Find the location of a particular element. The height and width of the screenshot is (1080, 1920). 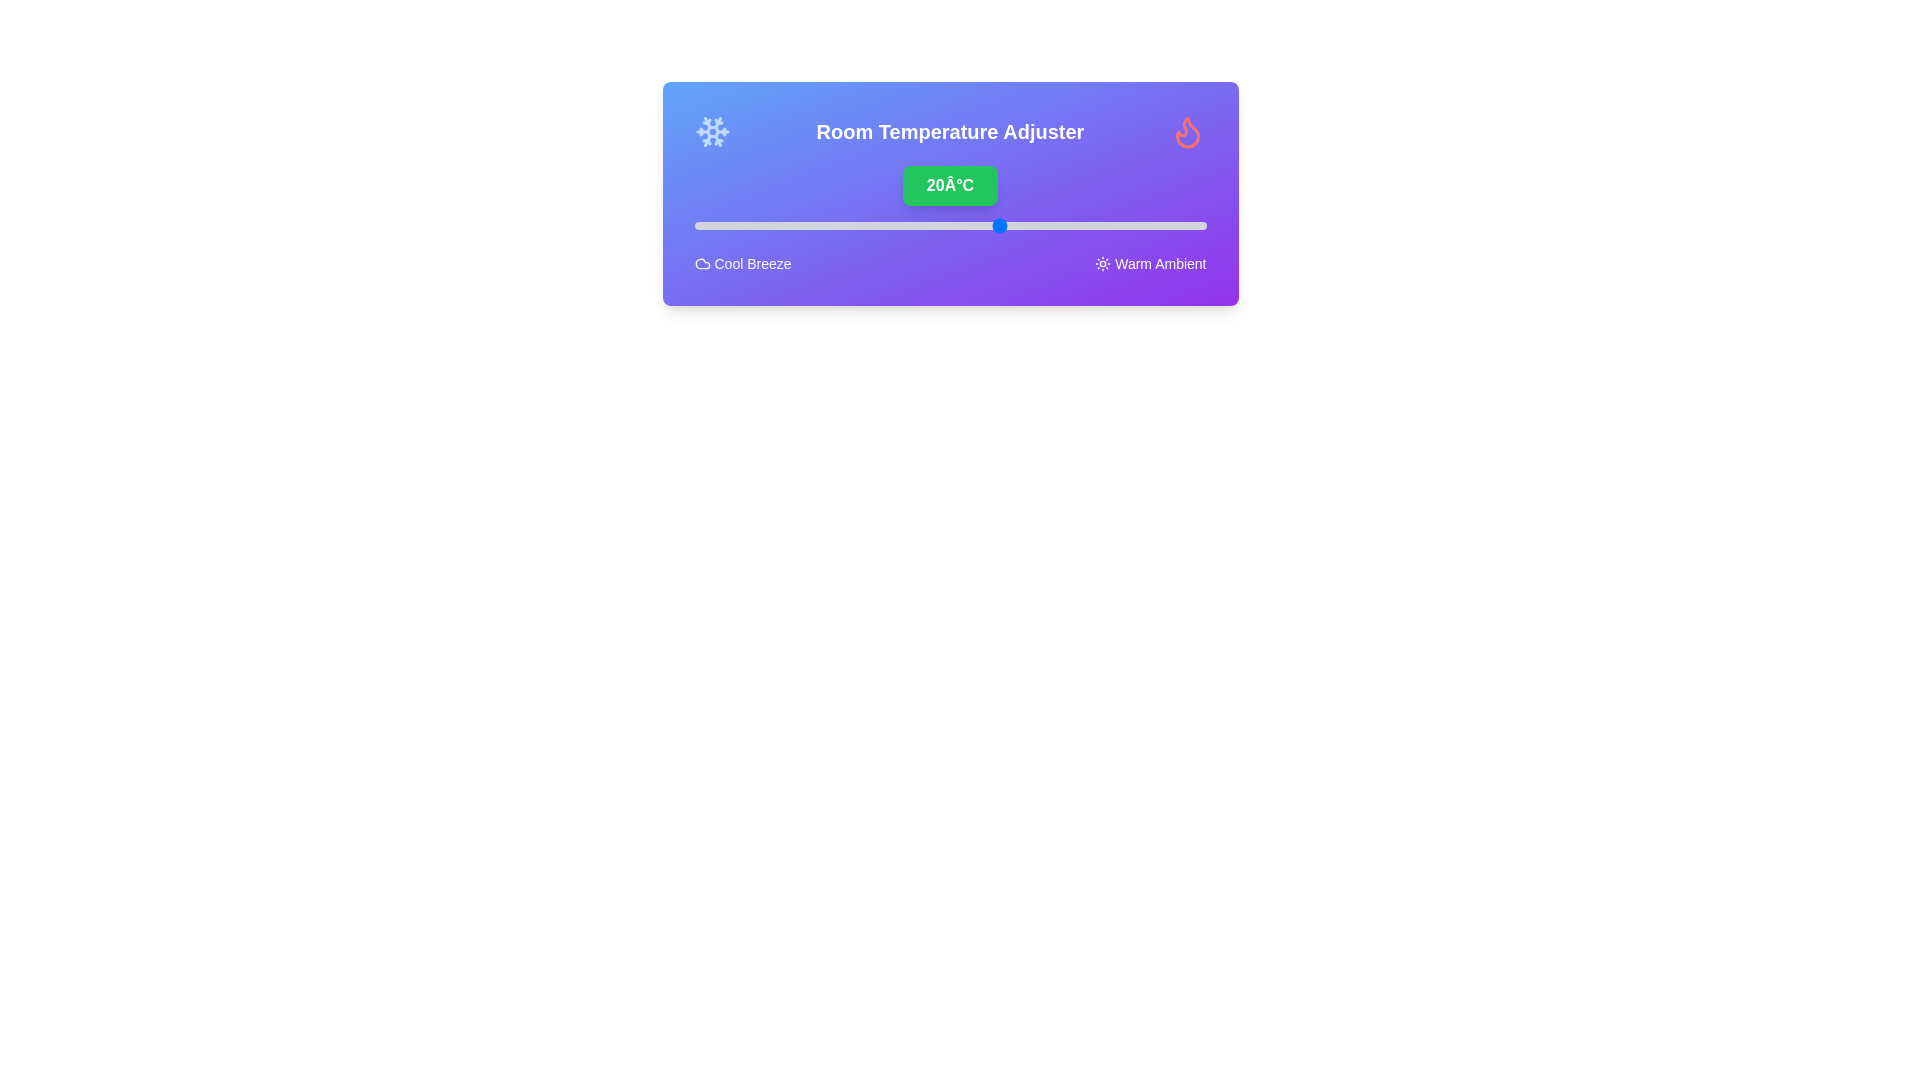

the displayed temperature value is located at coordinates (949, 185).